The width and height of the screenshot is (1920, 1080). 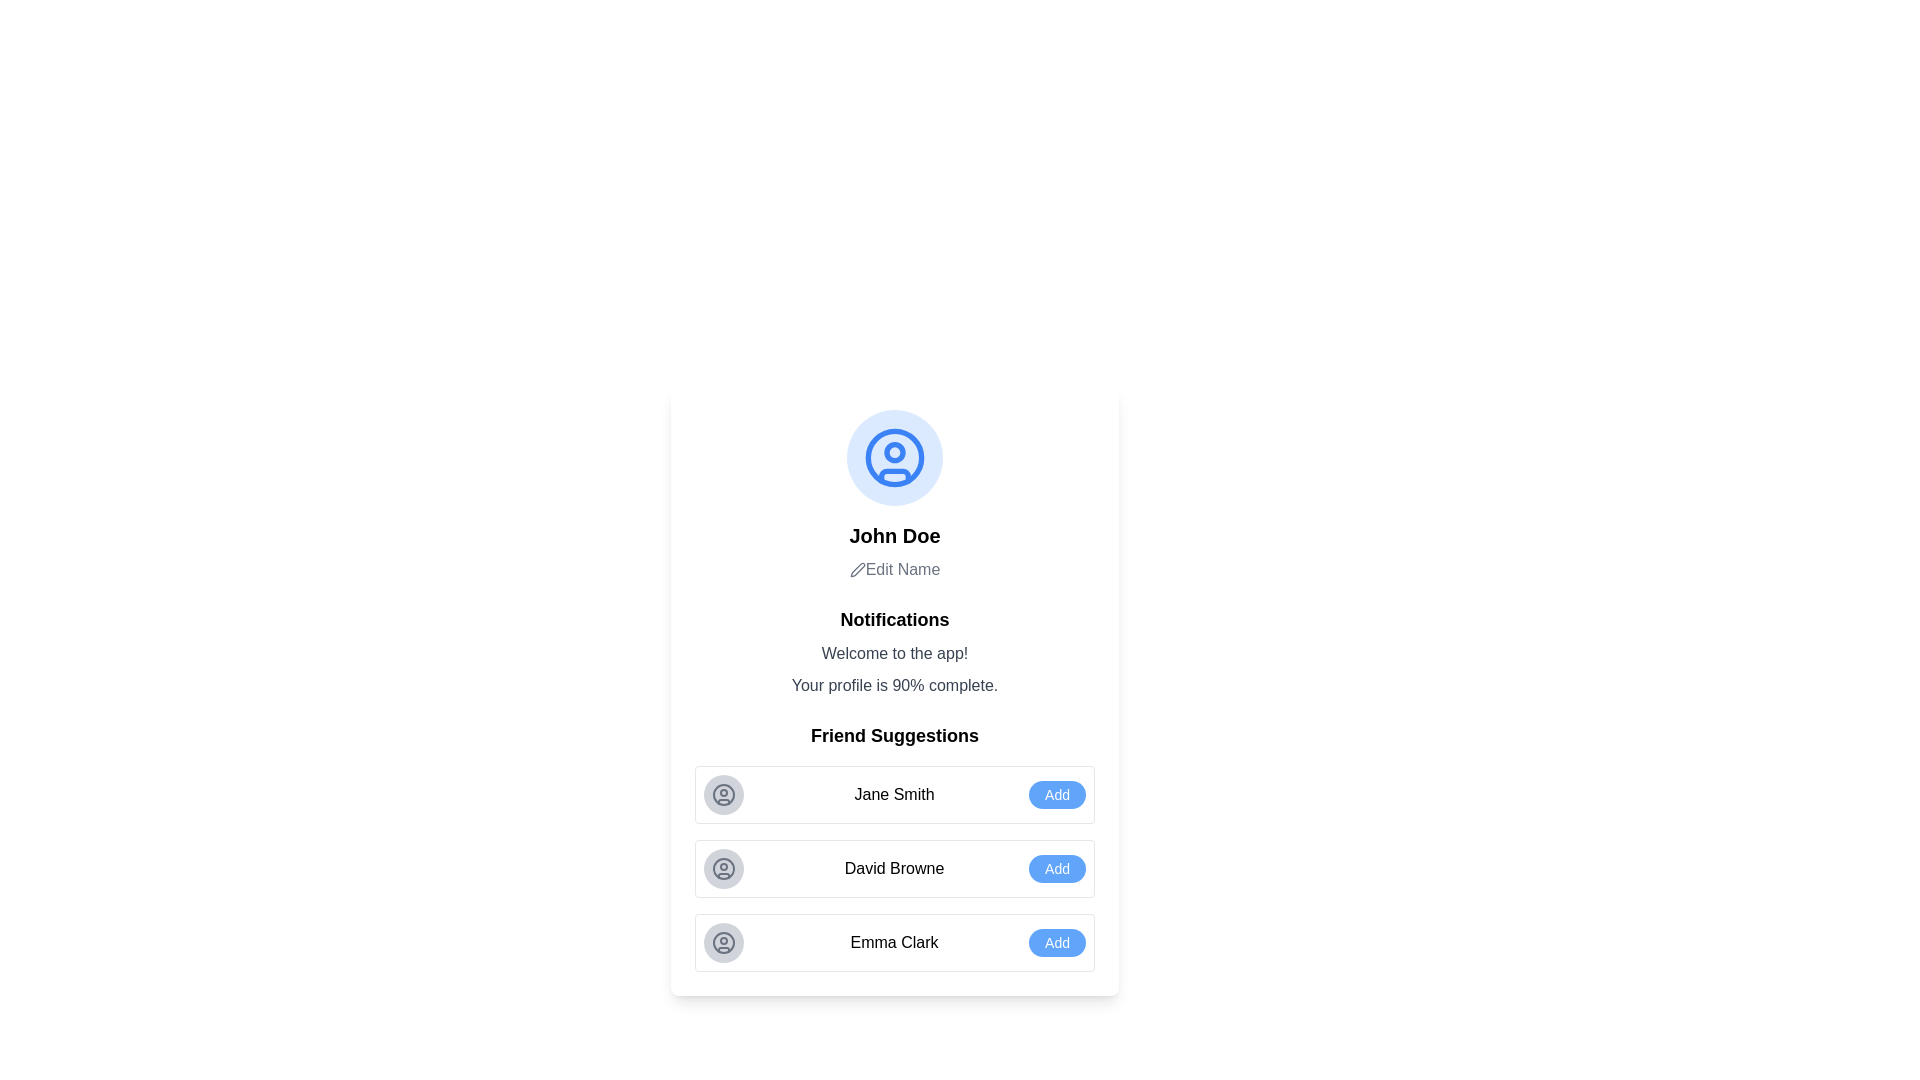 What do you see at coordinates (893, 570) in the screenshot?
I see `the interactive label below the text 'John Doe'` at bounding box center [893, 570].